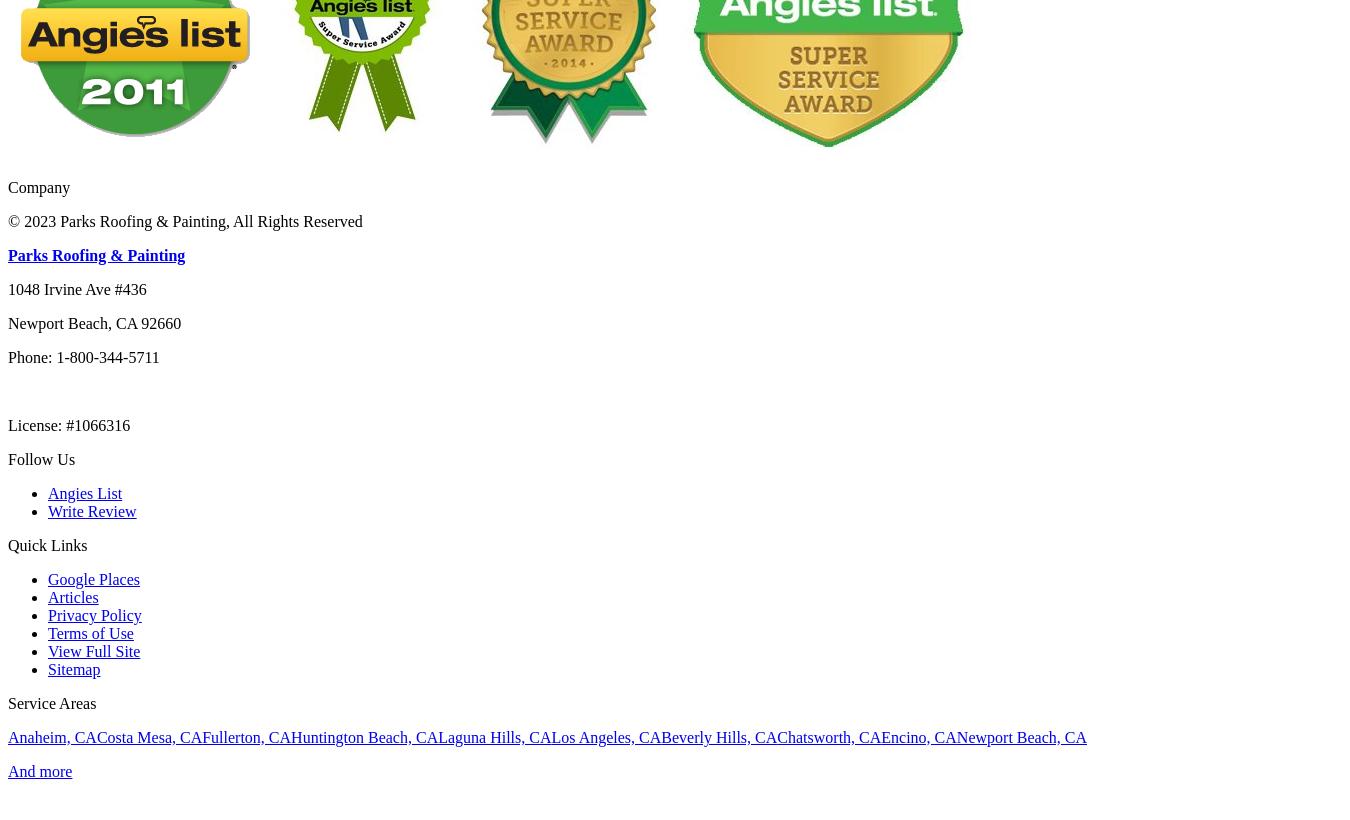 This screenshot has width=1350, height=820. What do you see at coordinates (1021, 735) in the screenshot?
I see `'Newport Beach, CA'` at bounding box center [1021, 735].